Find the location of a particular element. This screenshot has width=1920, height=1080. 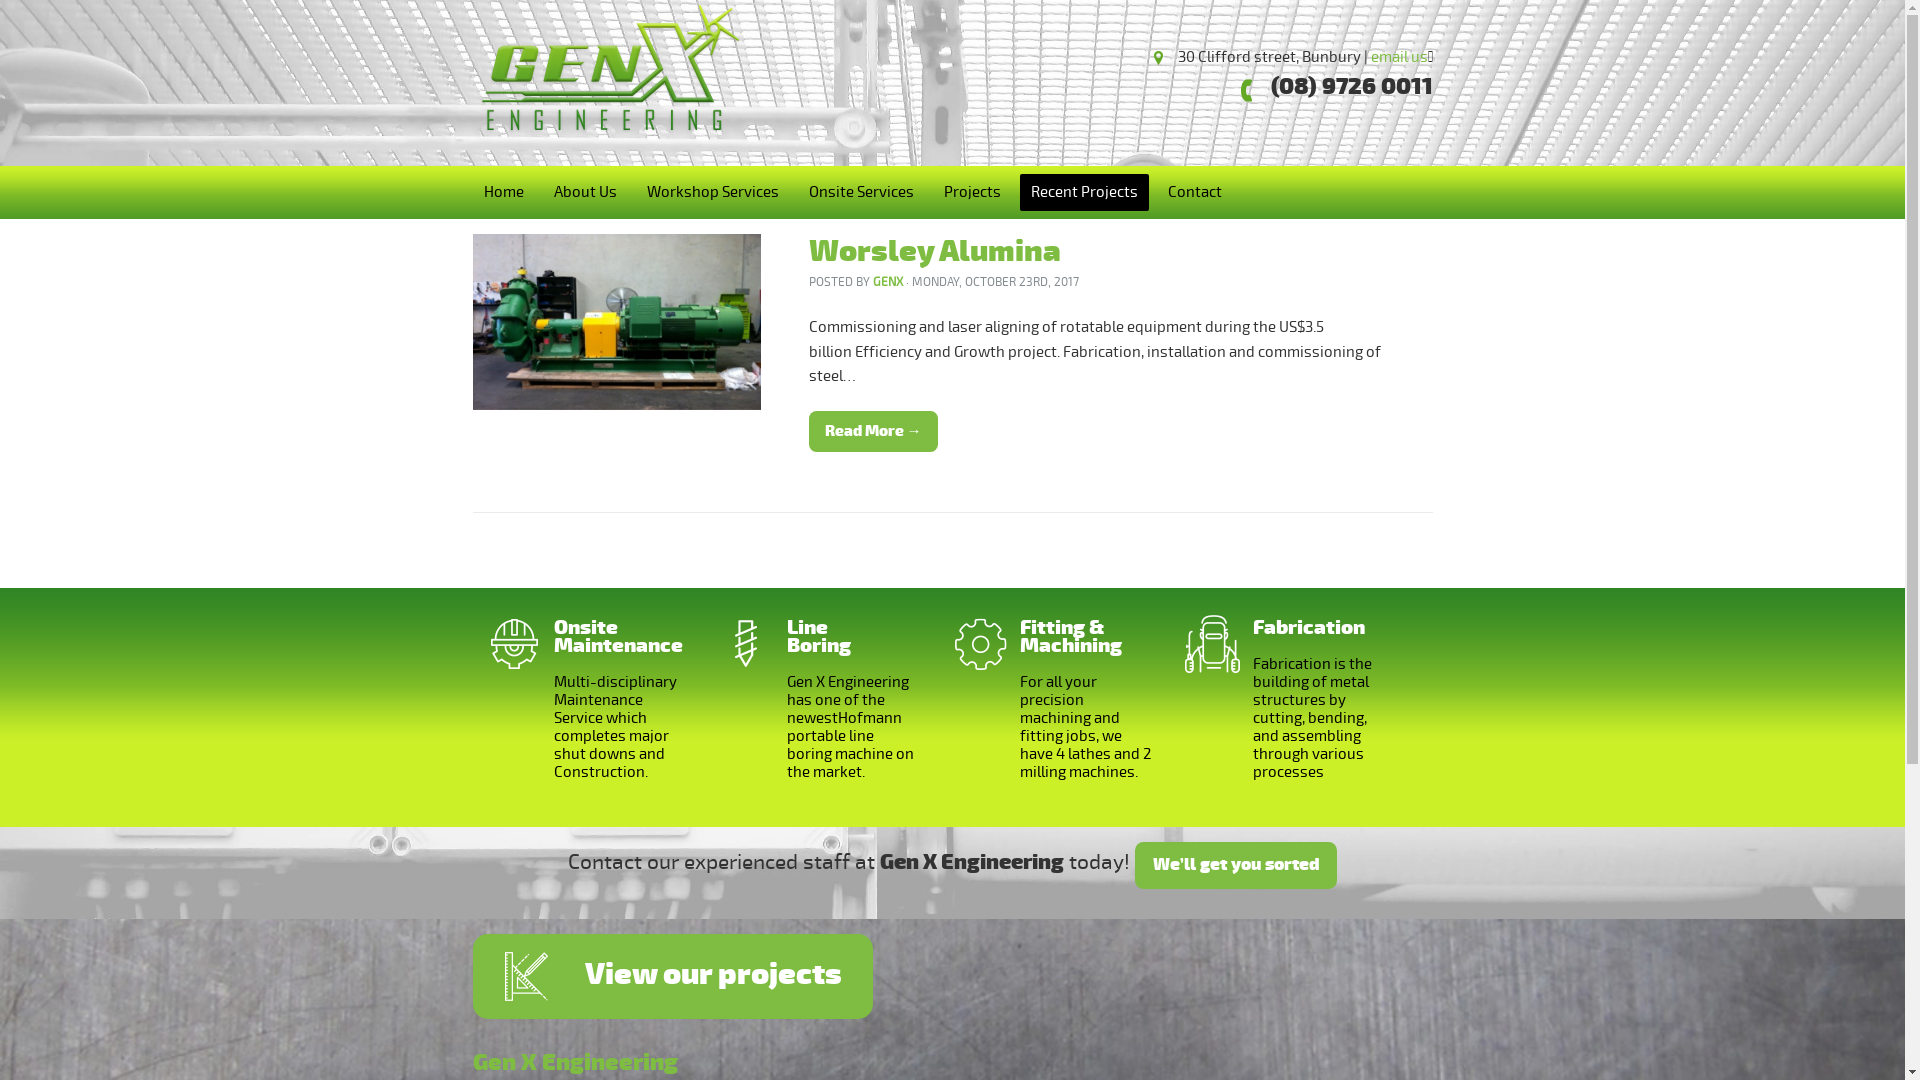

'email us' is located at coordinates (1397, 56).